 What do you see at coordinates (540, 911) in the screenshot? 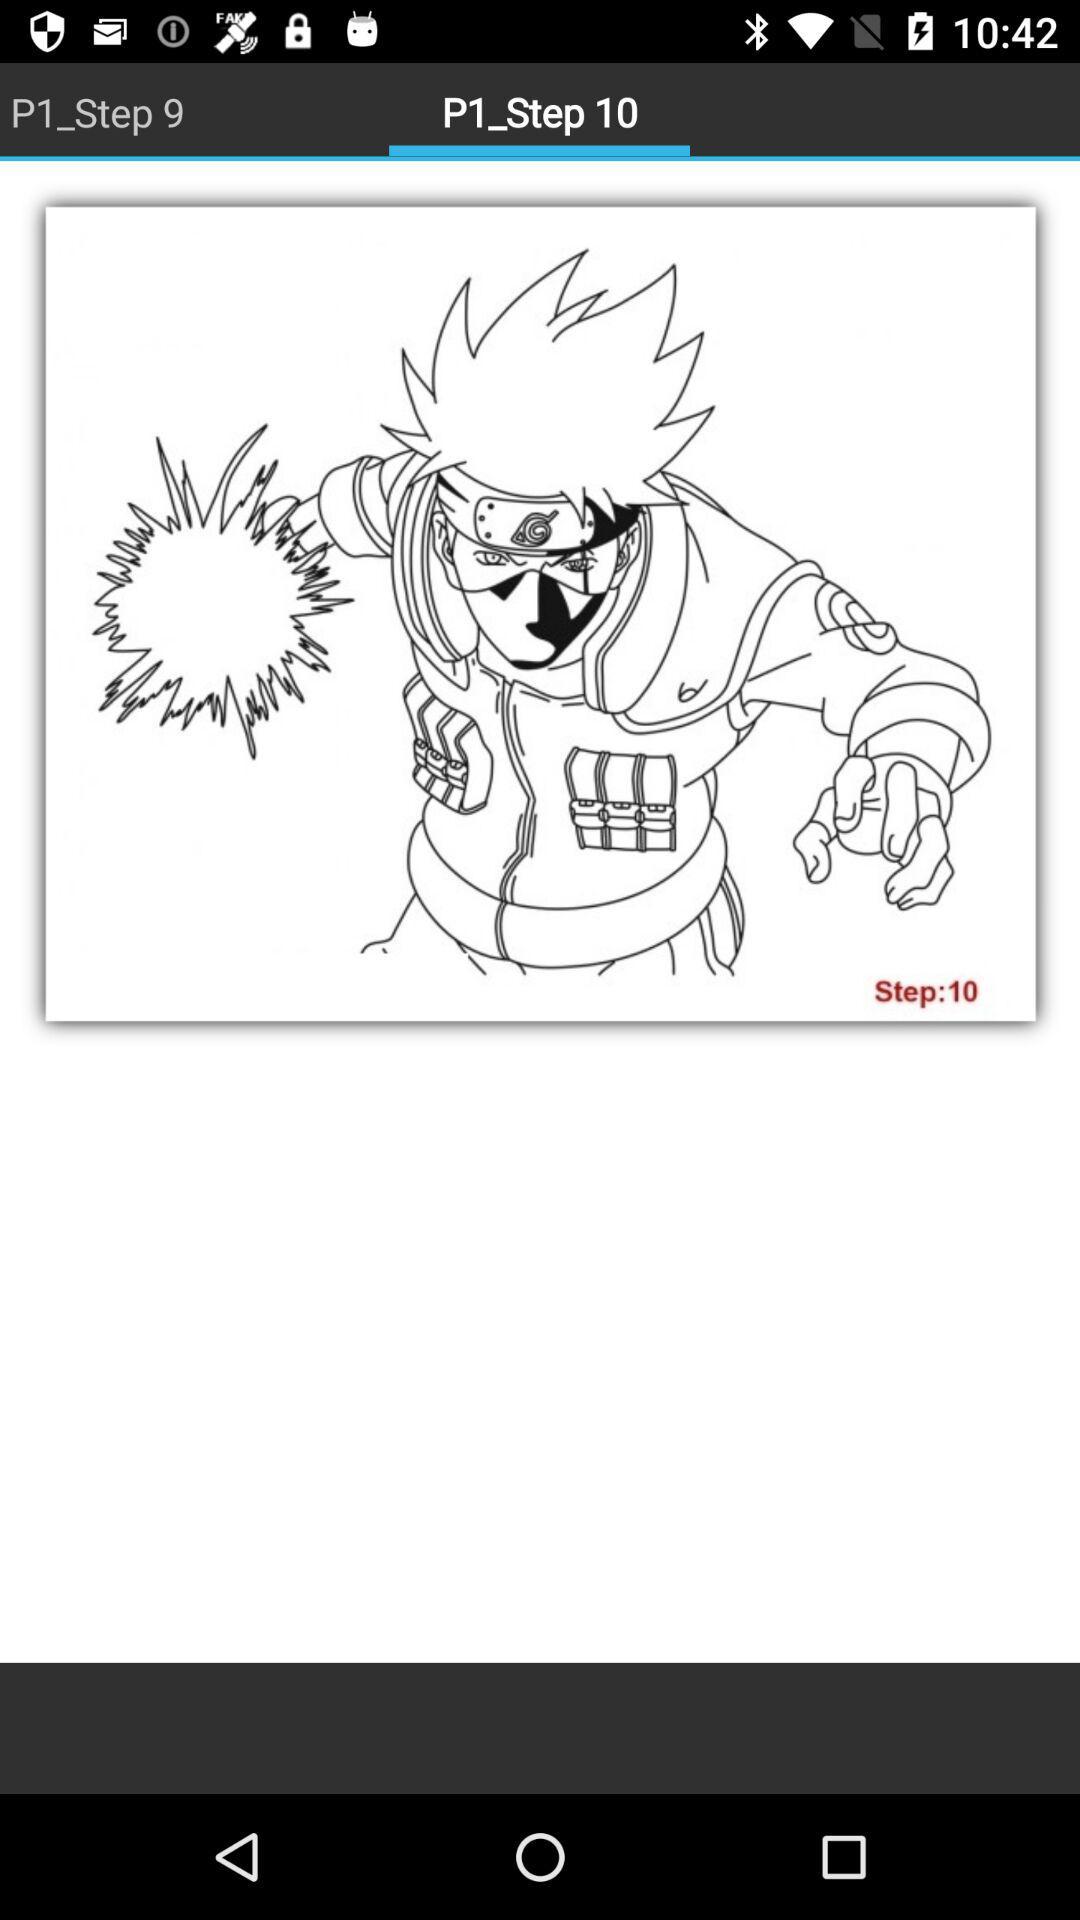
I see `app main window` at bounding box center [540, 911].